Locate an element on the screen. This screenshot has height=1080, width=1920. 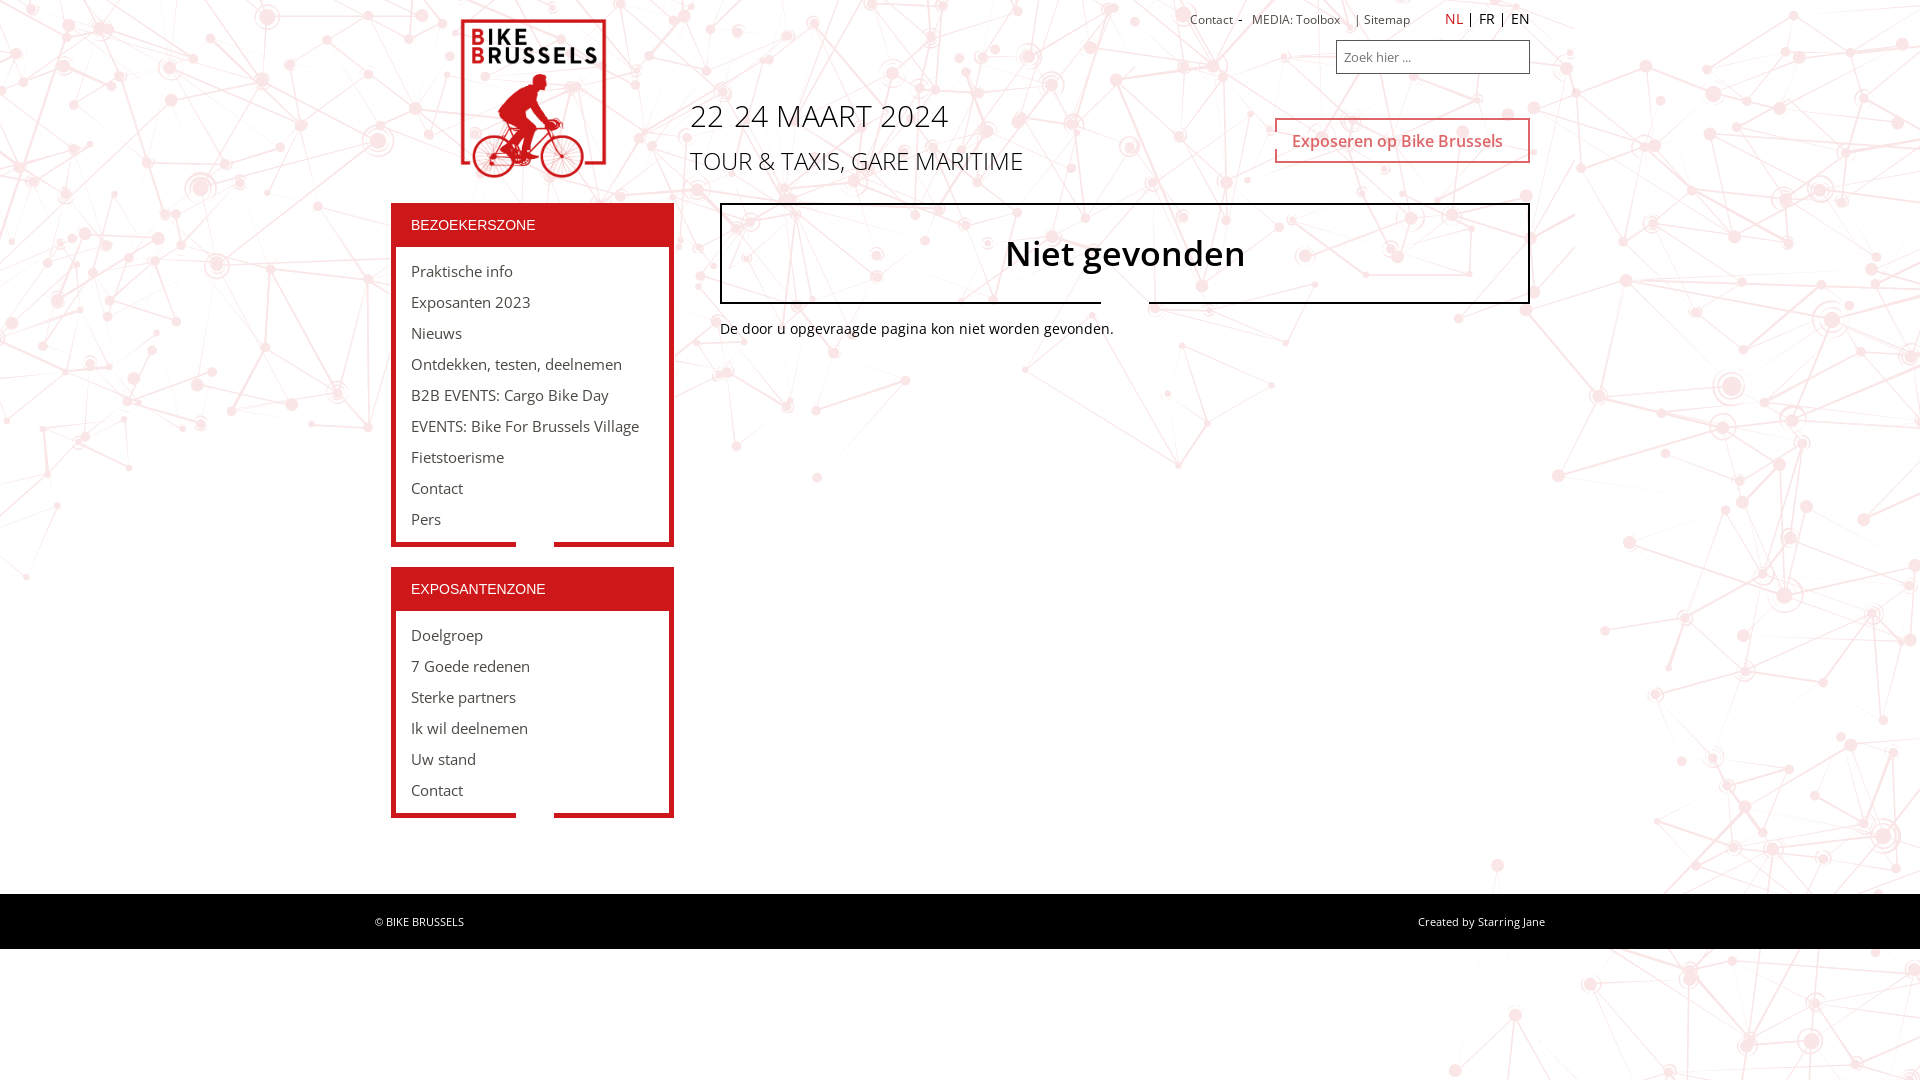
'B2B EVENTS: Cargo Bike Day' is located at coordinates (532, 395).